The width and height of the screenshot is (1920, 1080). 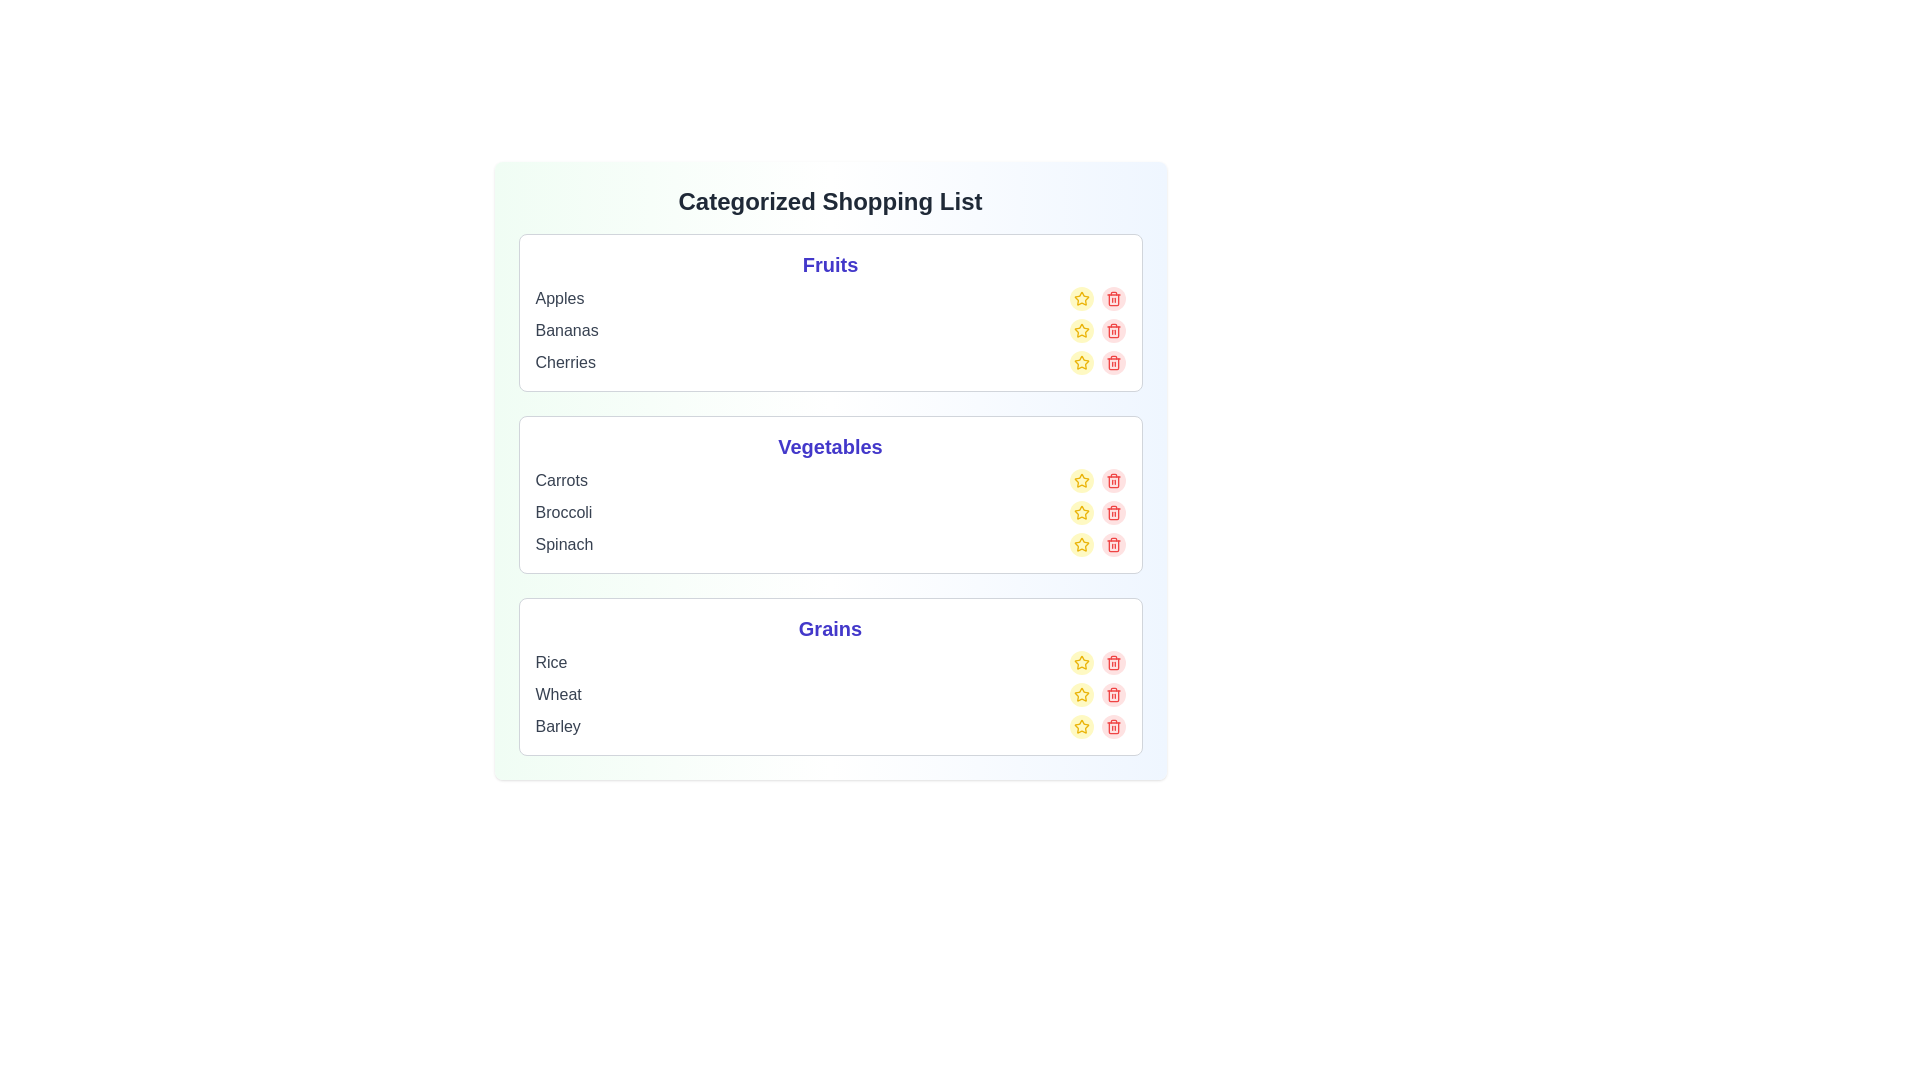 I want to click on the 'Mark as Favorite' button for the item 'Apples', so click(x=1080, y=299).